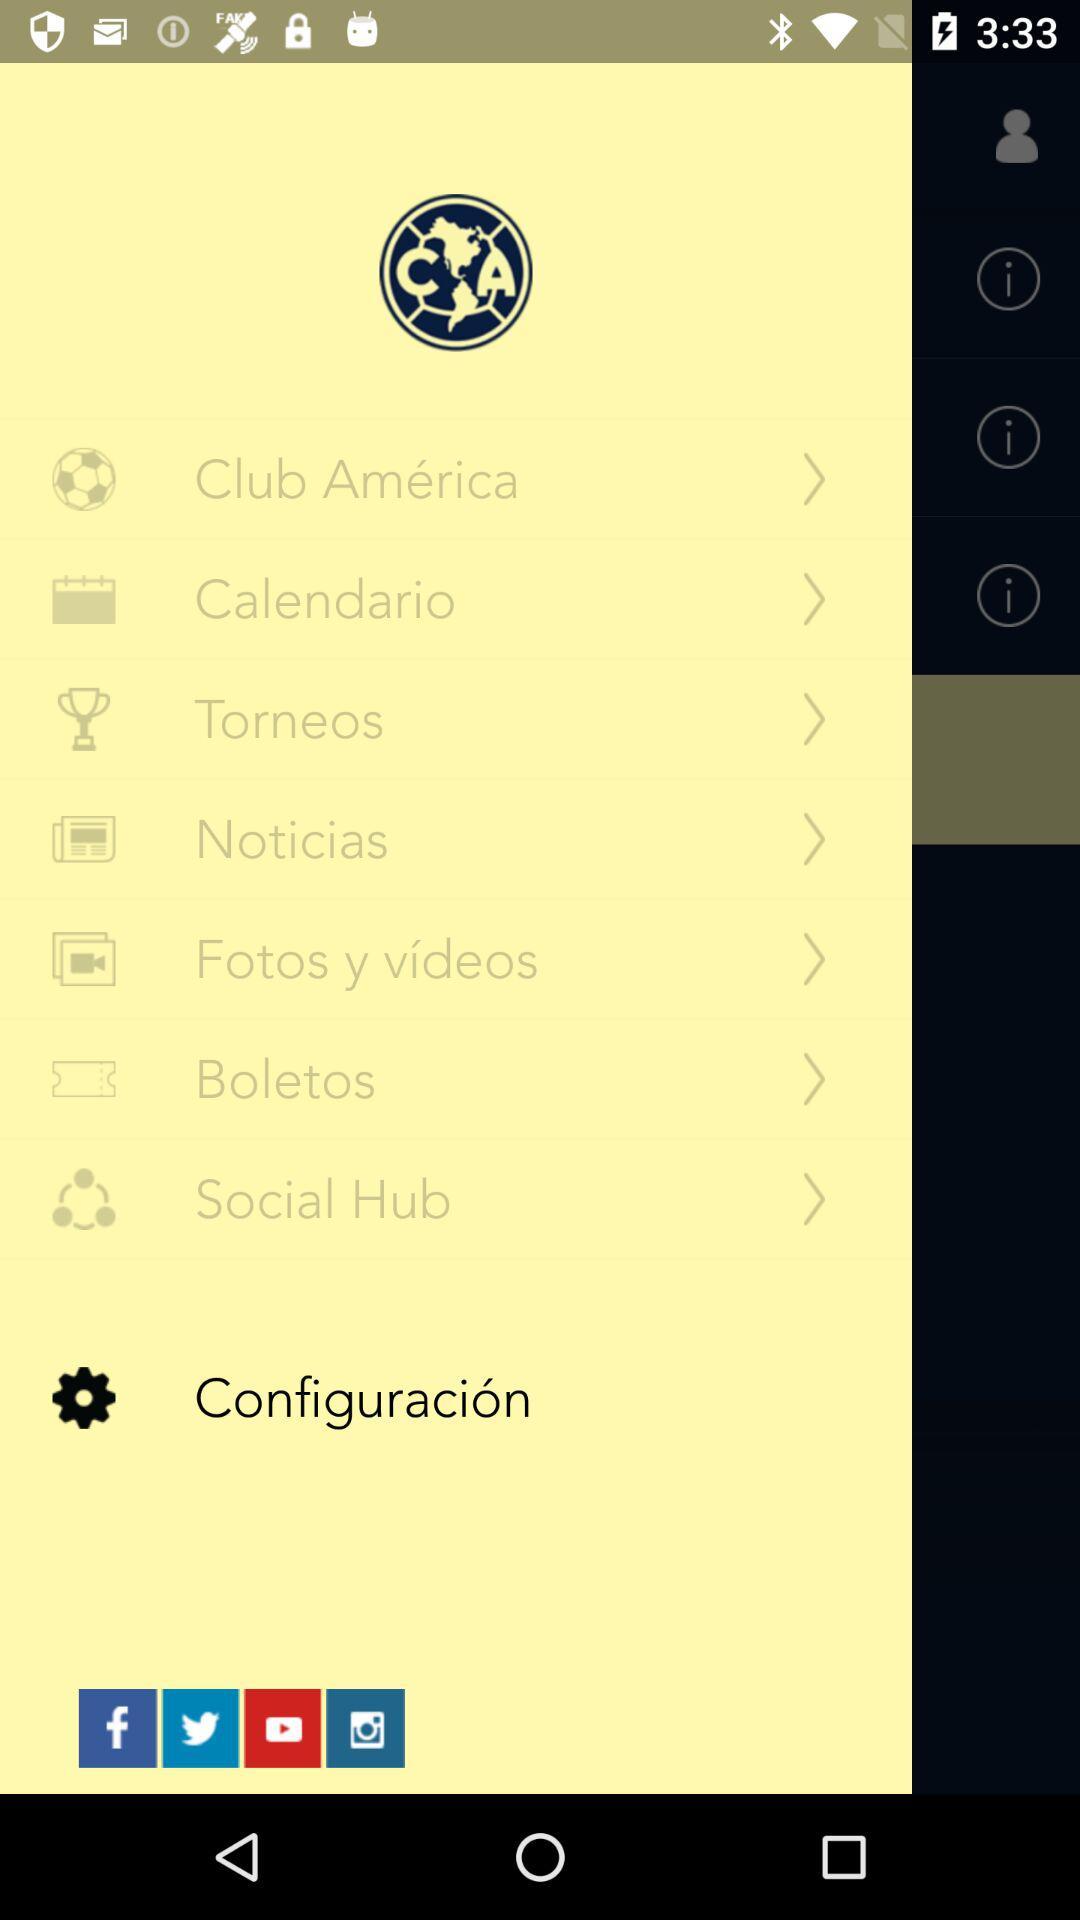 The width and height of the screenshot is (1080, 1920). What do you see at coordinates (814, 1078) in the screenshot?
I see `arrow which is next to boletos` at bounding box center [814, 1078].